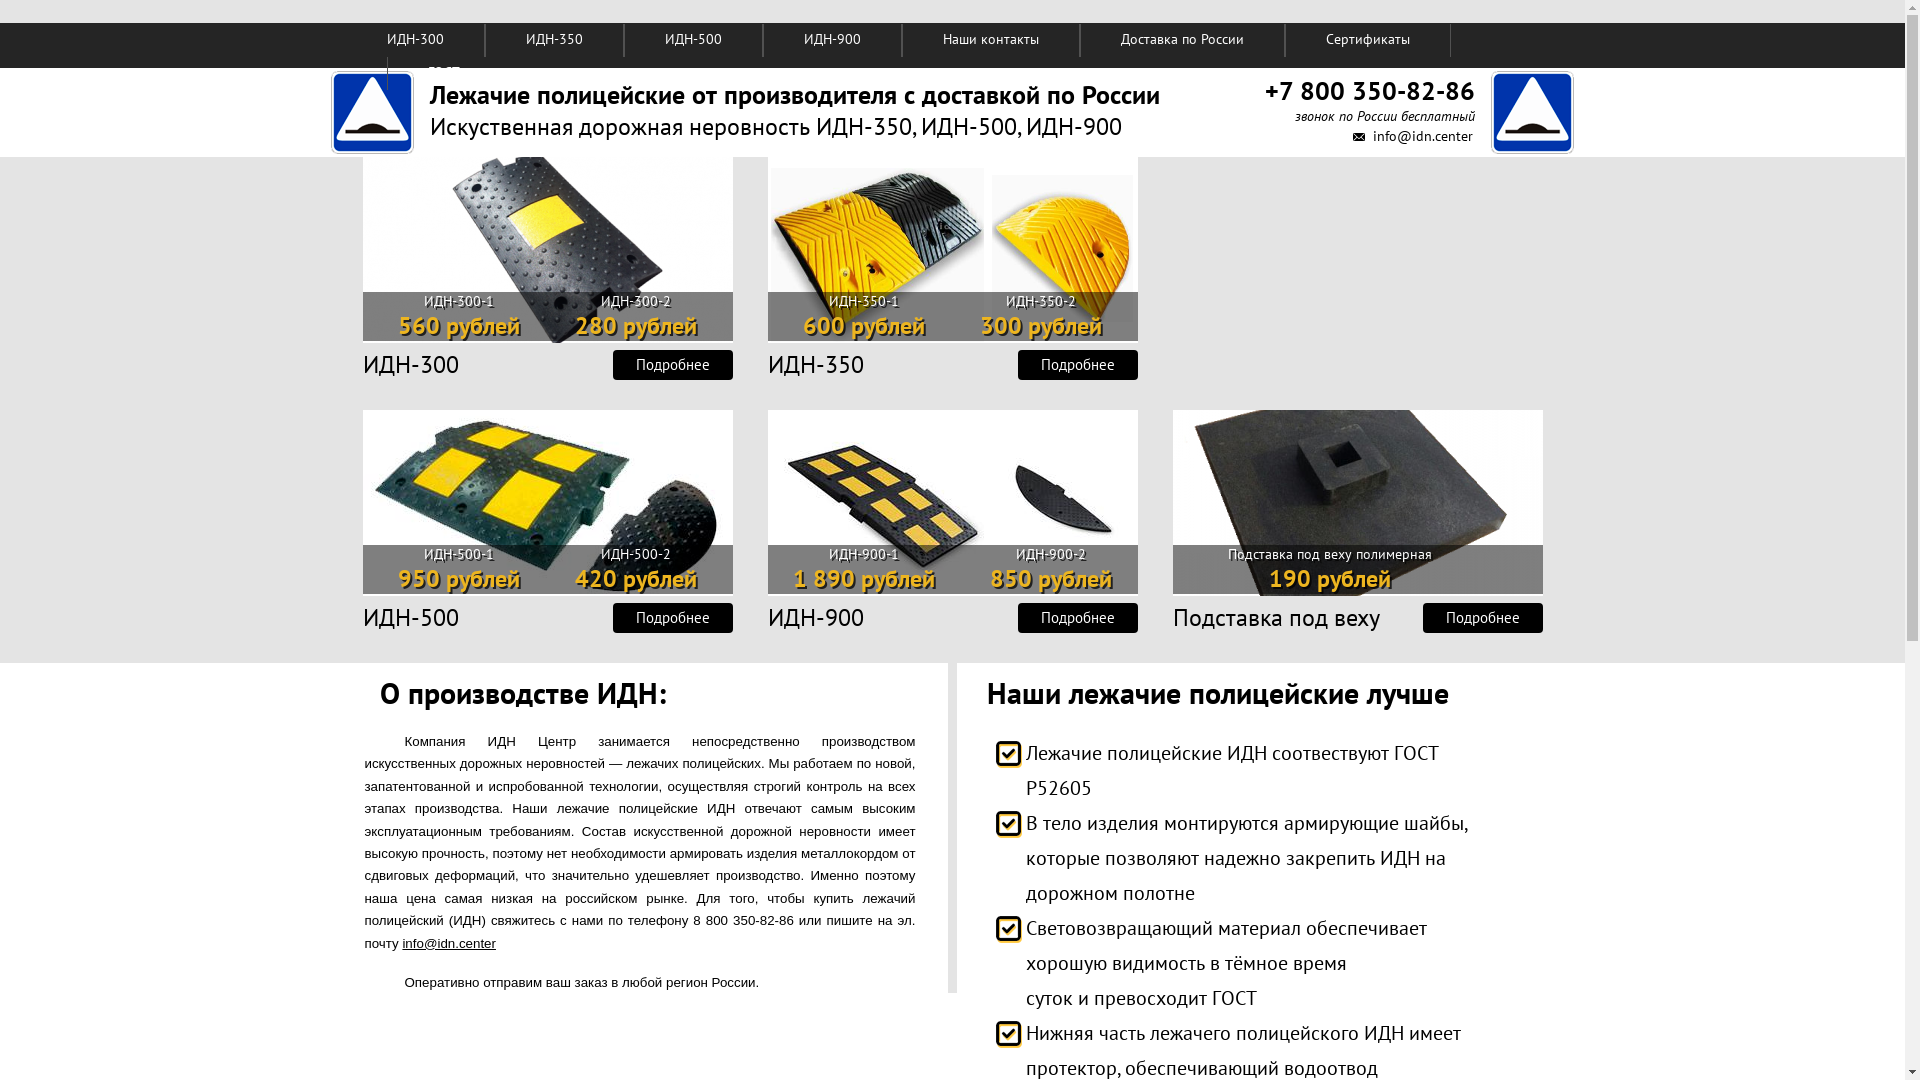 The image size is (1920, 1080). Describe the element at coordinates (1421, 135) in the screenshot. I see `'info@idn.center'` at that location.